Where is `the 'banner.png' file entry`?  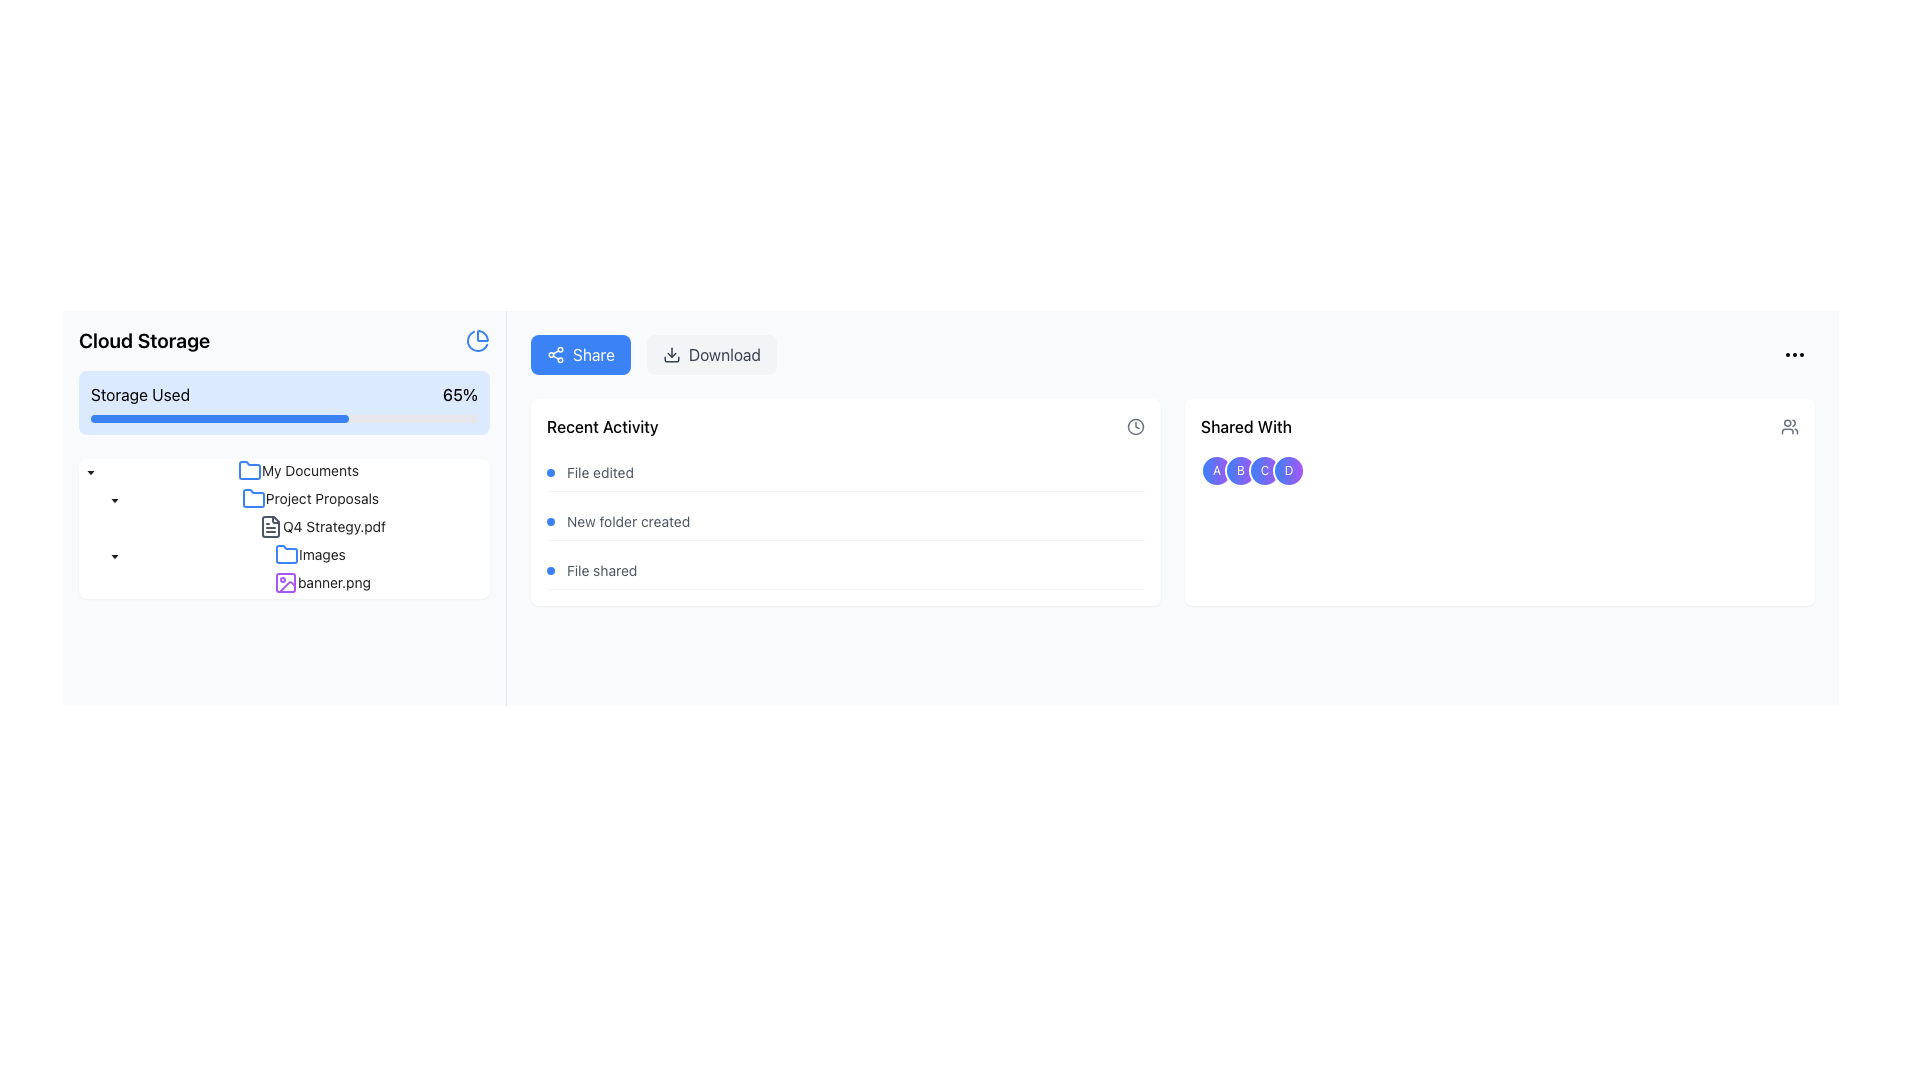 the 'banner.png' file entry is located at coordinates (283, 582).